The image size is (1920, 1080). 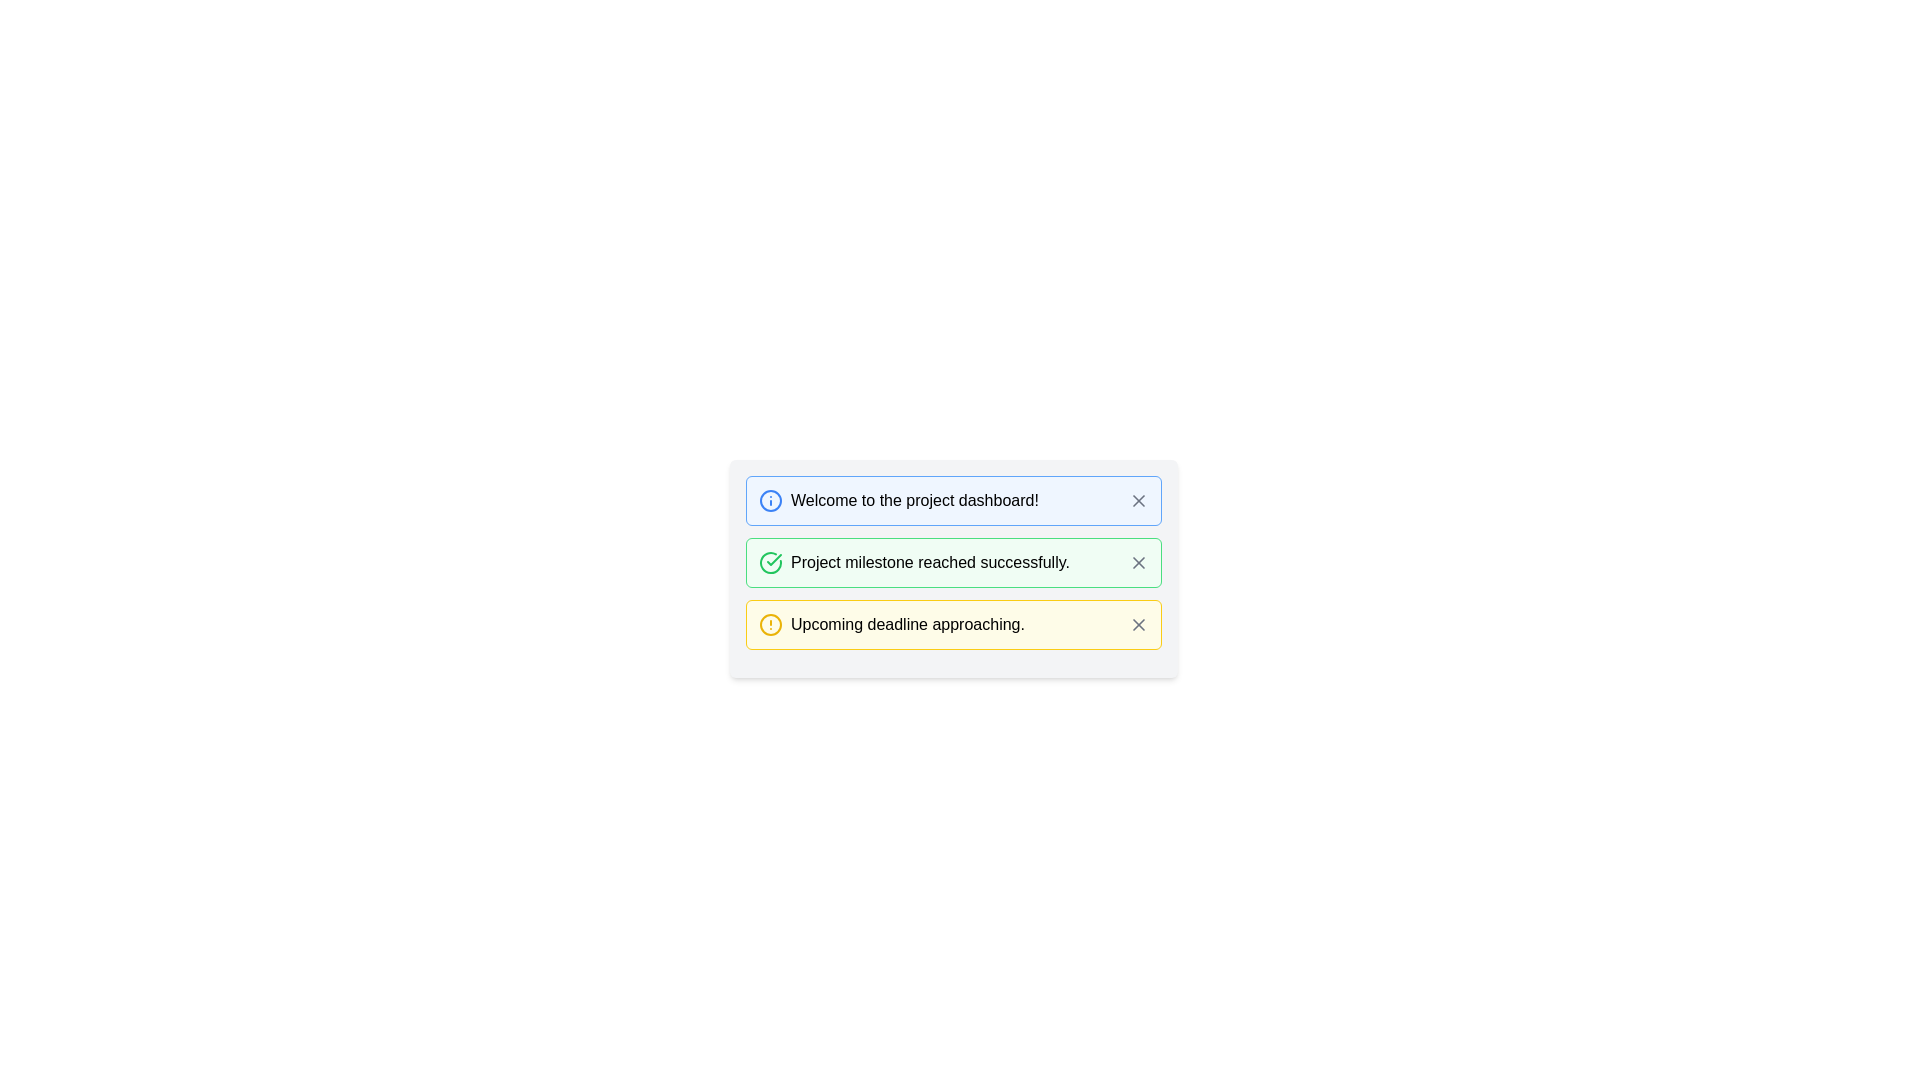 I want to click on the Close button icon within the notification that dismisses the notification containing the message 'Project milestone reached successfully.', so click(x=1138, y=563).